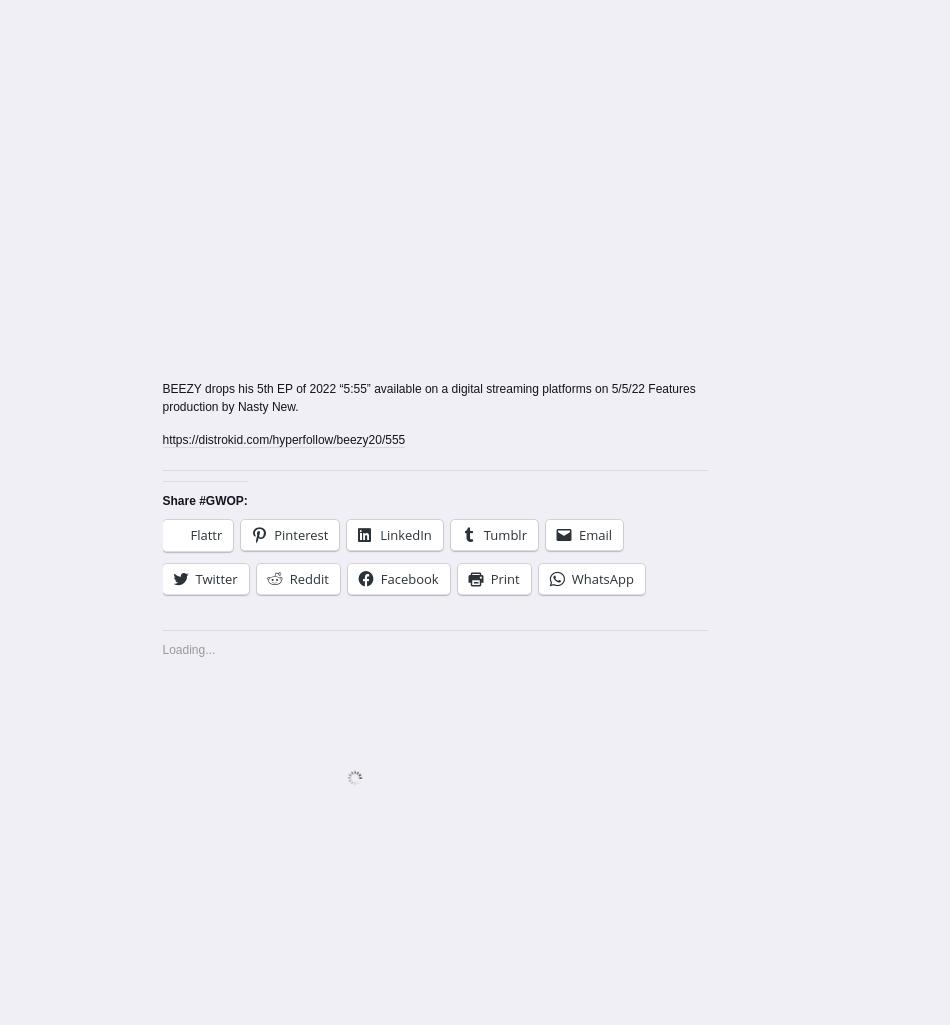 Image resolution: width=950 pixels, height=1025 pixels. What do you see at coordinates (216, 579) in the screenshot?
I see `'Twitter'` at bounding box center [216, 579].